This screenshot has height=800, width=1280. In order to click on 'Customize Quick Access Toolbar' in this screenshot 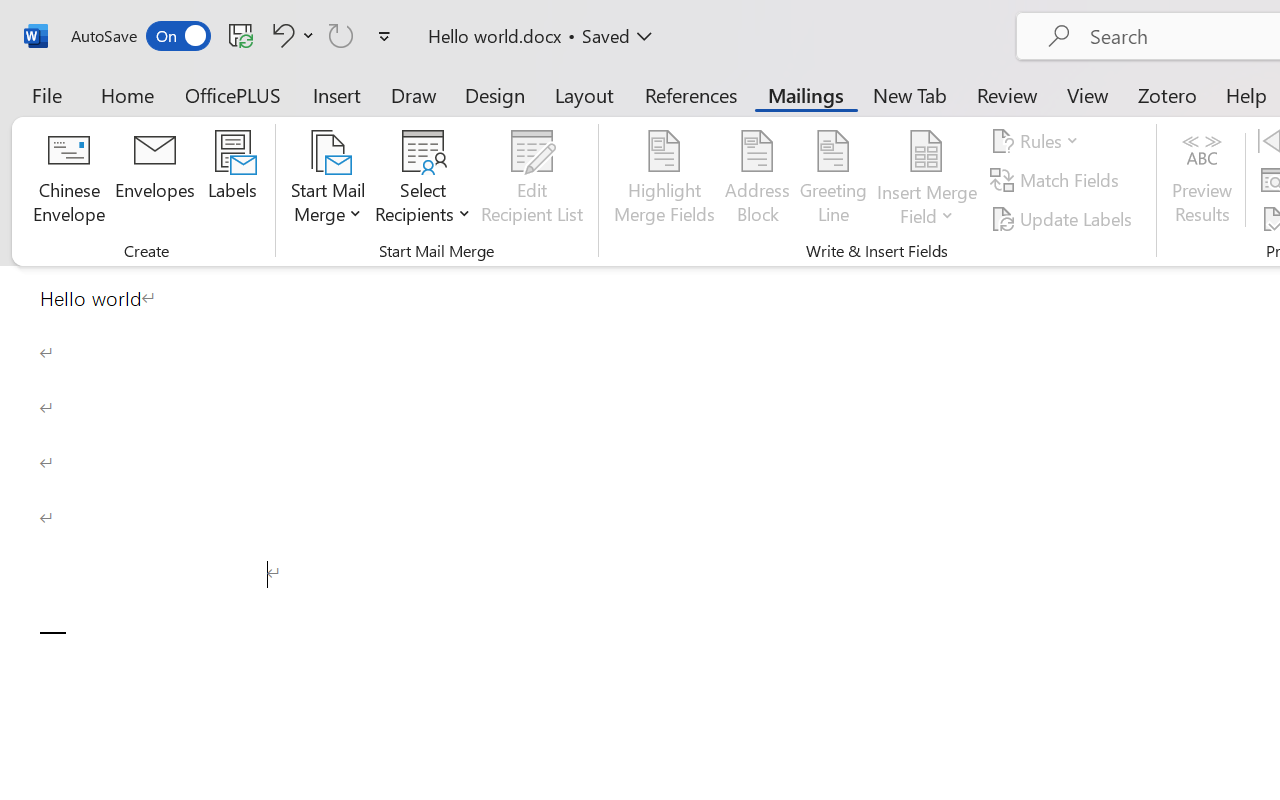, I will do `click(384, 35)`.